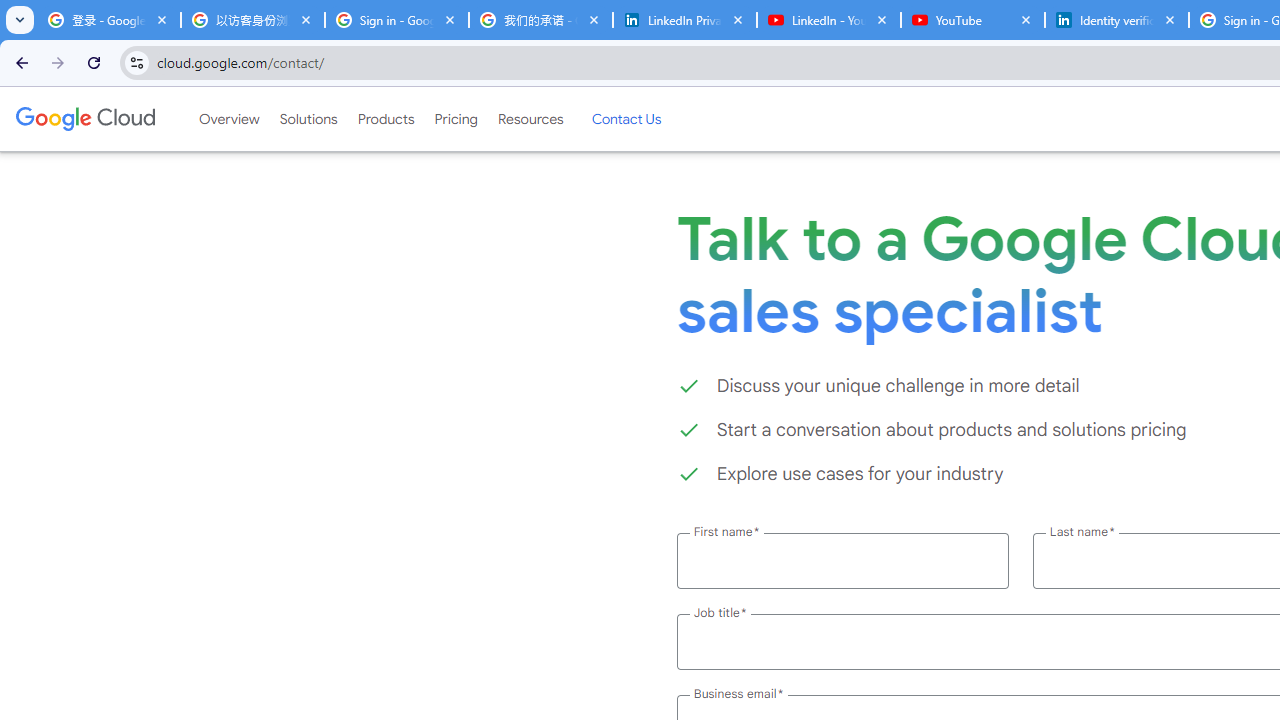 The image size is (1280, 720). Describe the element at coordinates (396, 20) in the screenshot. I see `'Sign in - Google Accounts'` at that location.